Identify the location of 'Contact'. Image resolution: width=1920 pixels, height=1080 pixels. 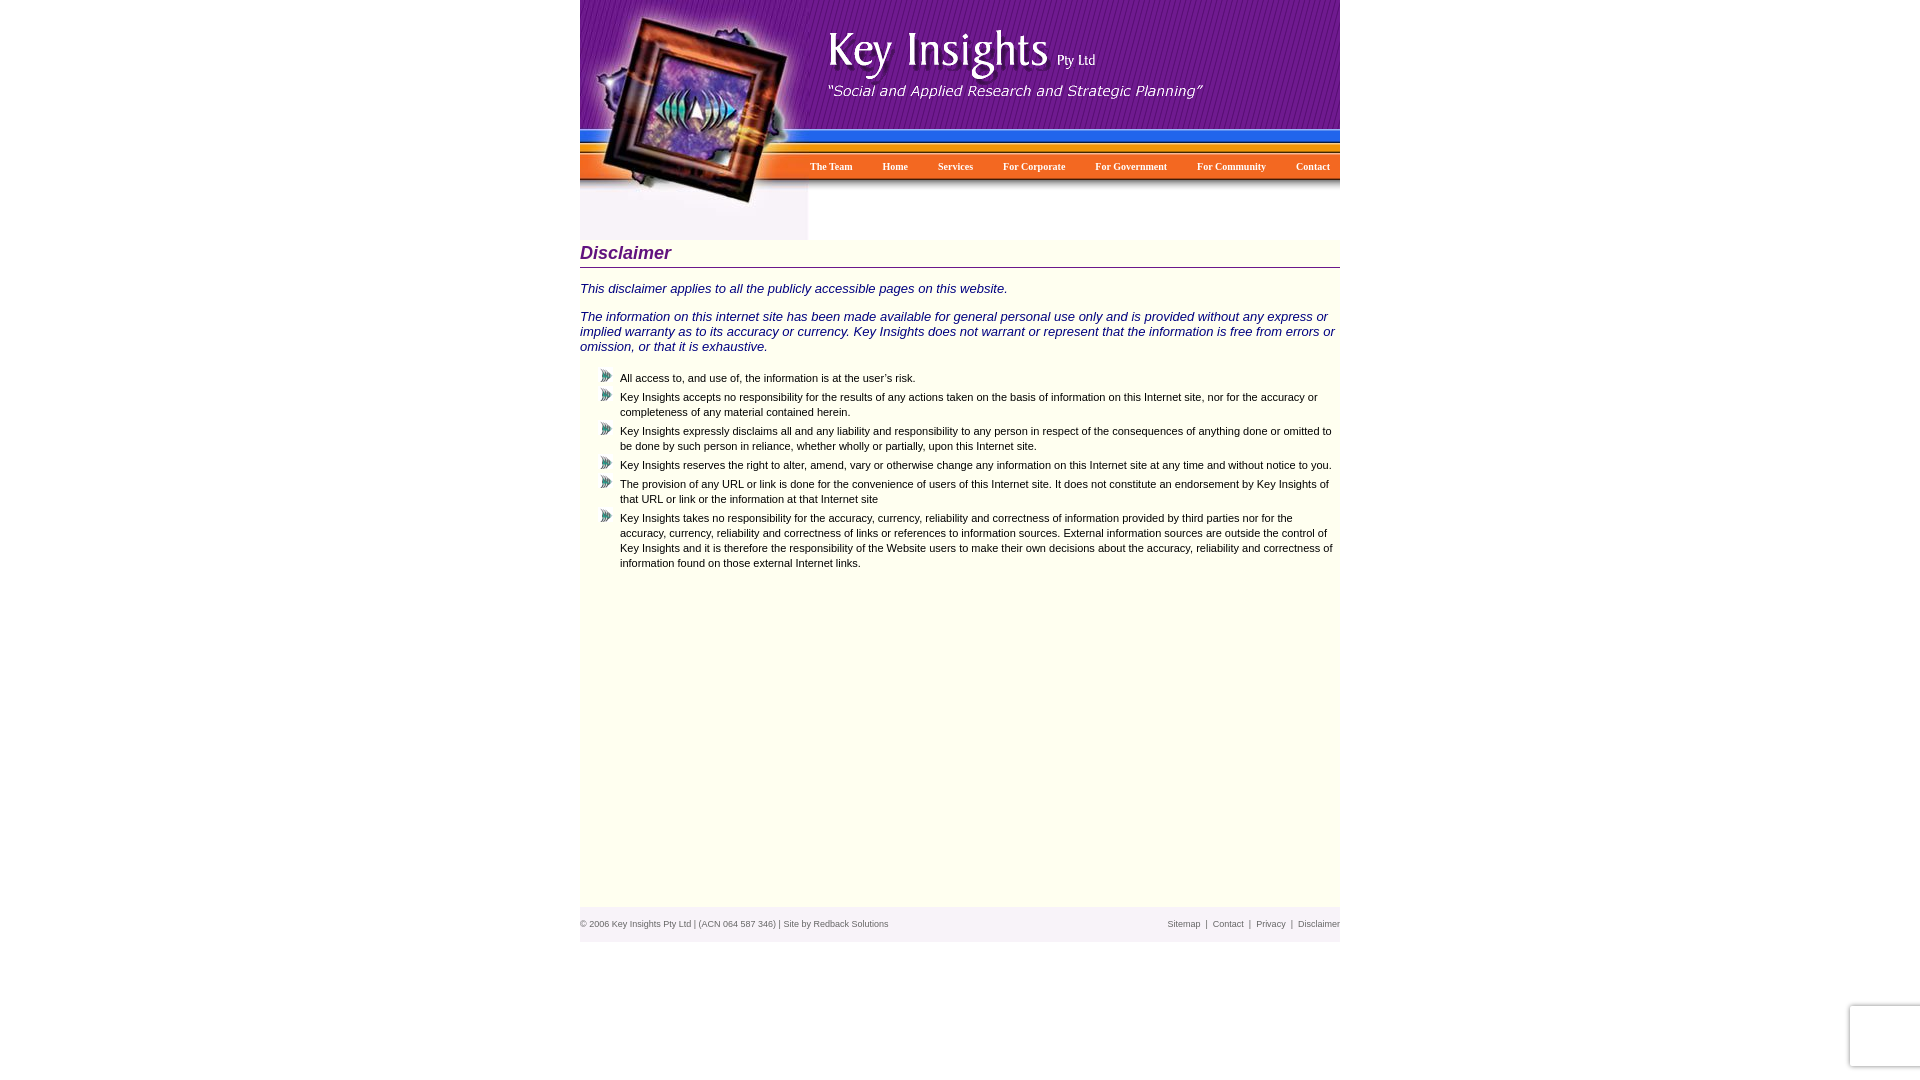
(1212, 924).